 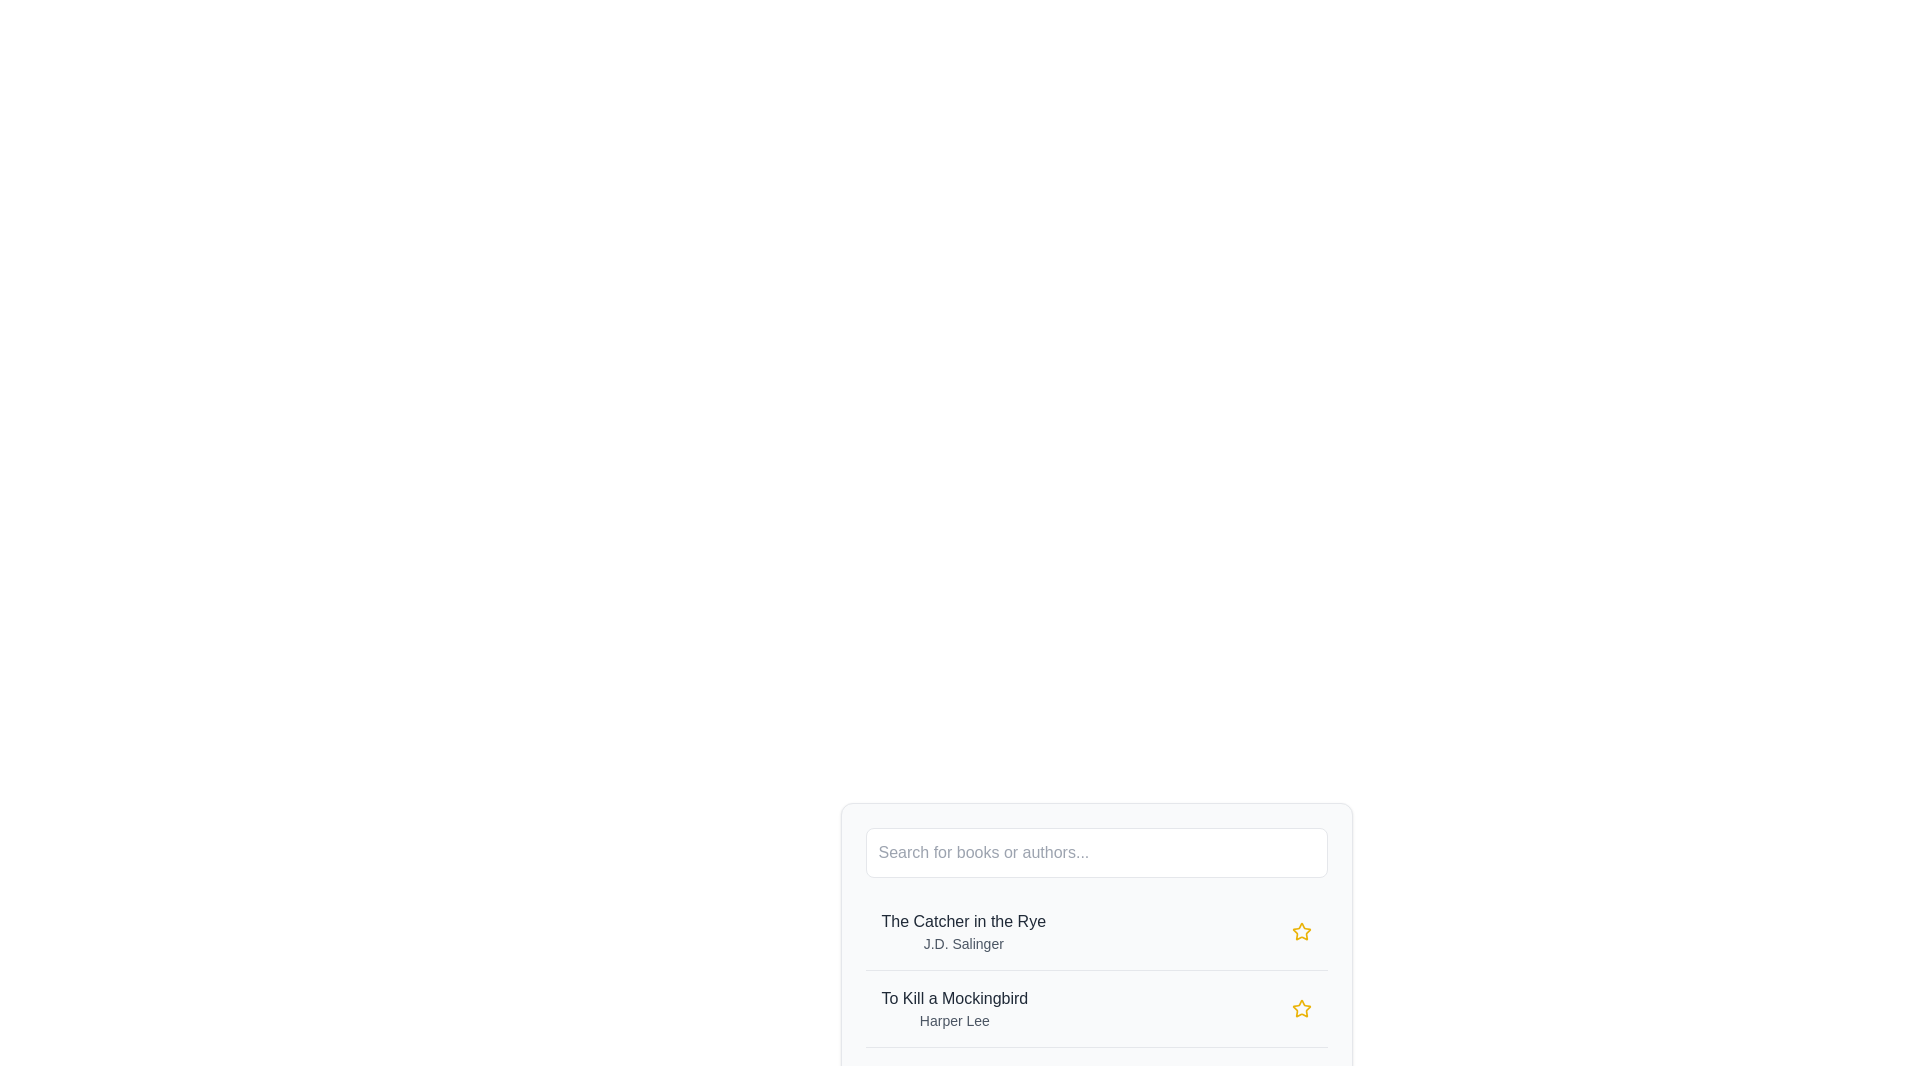 I want to click on the yellow five-pointed star icon outlined in black, located to the far right of 'The Catcher in the Rye' entry, so click(x=1301, y=932).